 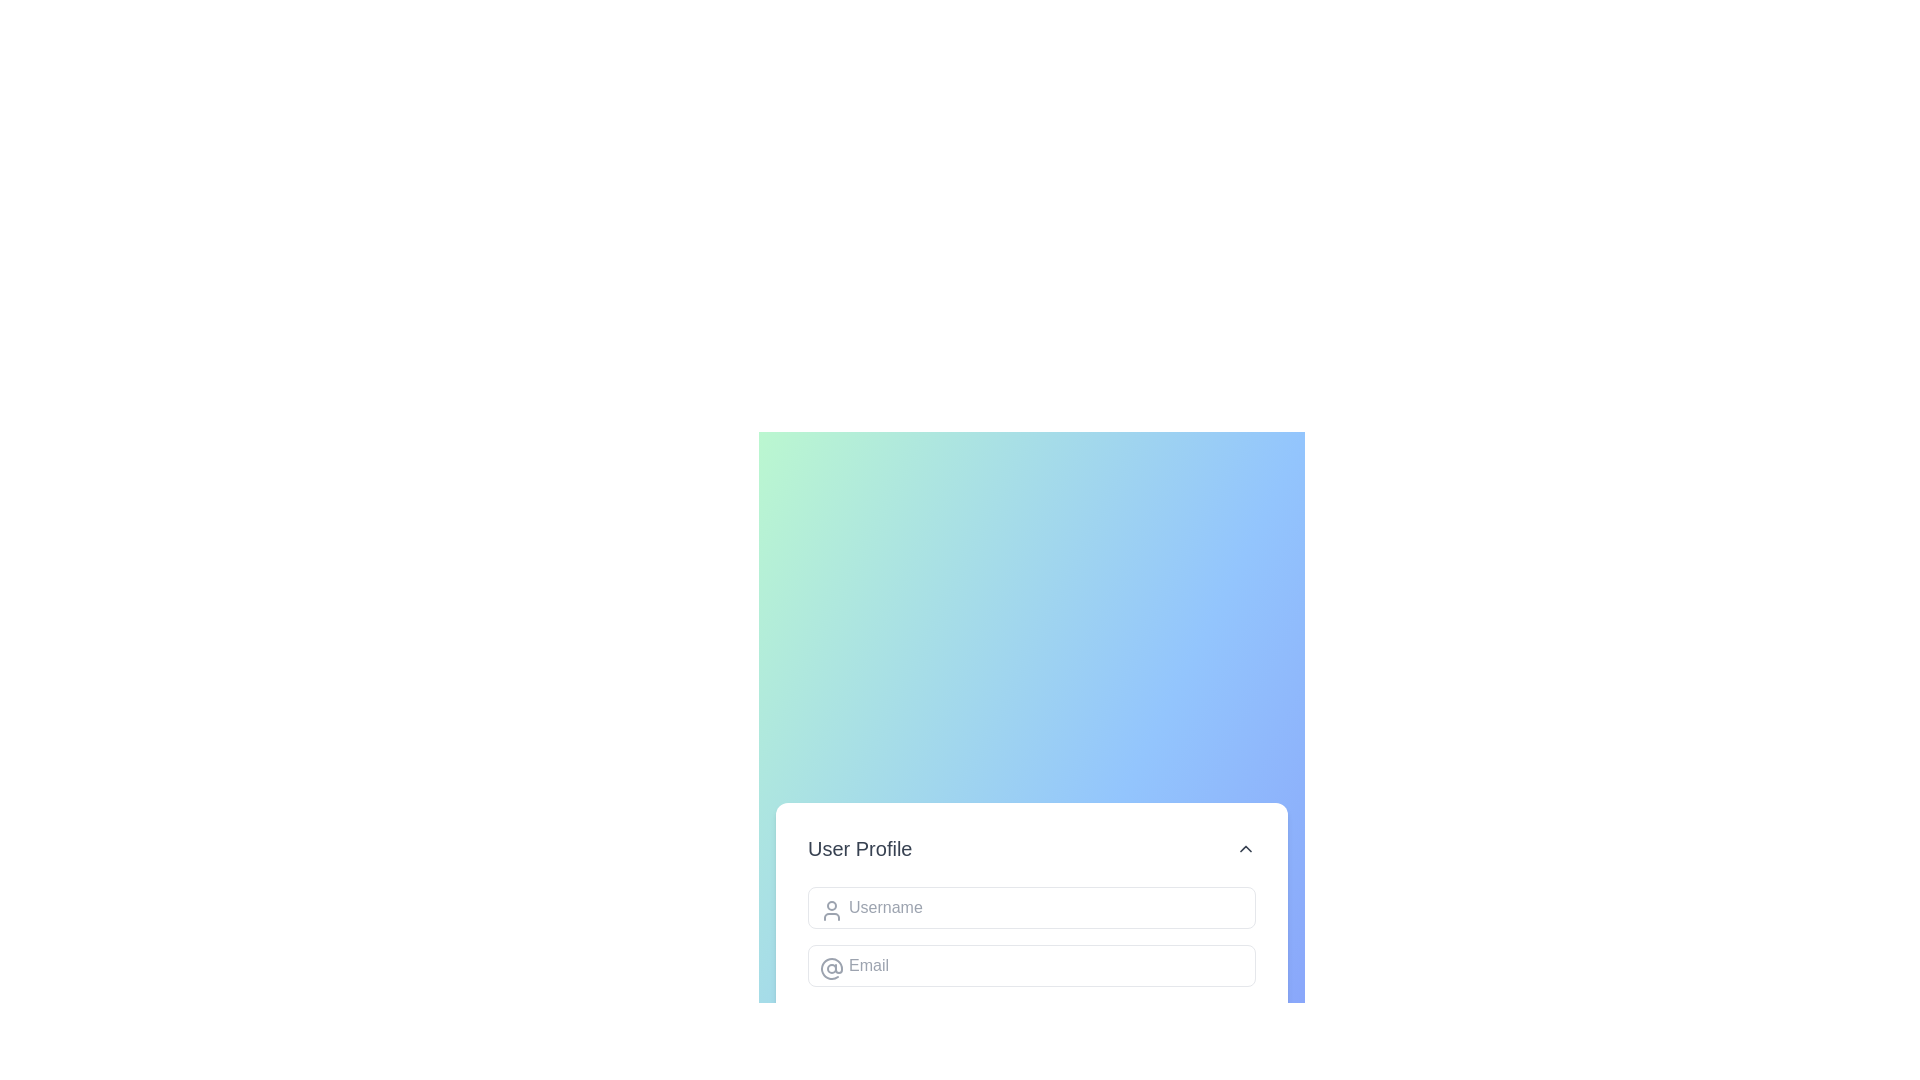 I want to click on the user profile SVG icon, which is a gray outline of a head and shoulders, located to the left of the 'Username' input field, so click(x=831, y=910).